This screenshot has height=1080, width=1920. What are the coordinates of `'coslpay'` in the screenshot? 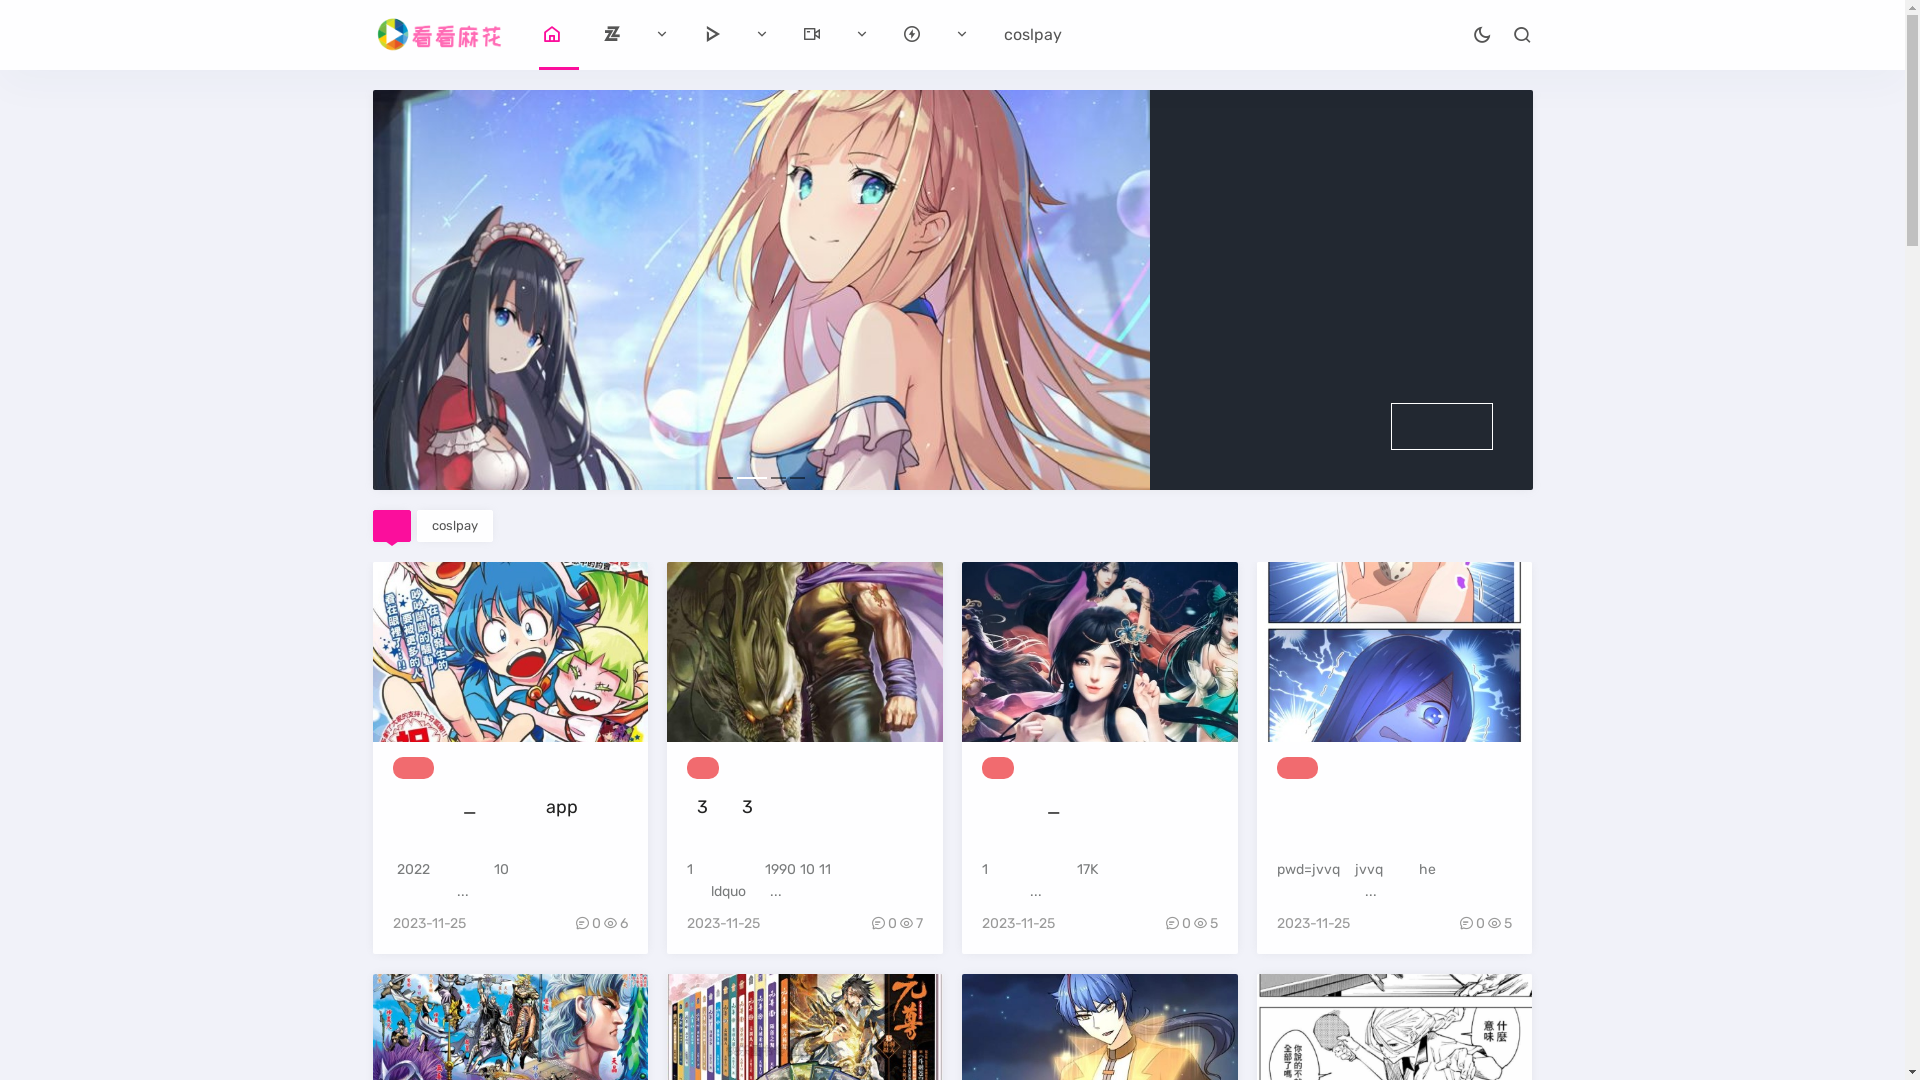 It's located at (431, 524).